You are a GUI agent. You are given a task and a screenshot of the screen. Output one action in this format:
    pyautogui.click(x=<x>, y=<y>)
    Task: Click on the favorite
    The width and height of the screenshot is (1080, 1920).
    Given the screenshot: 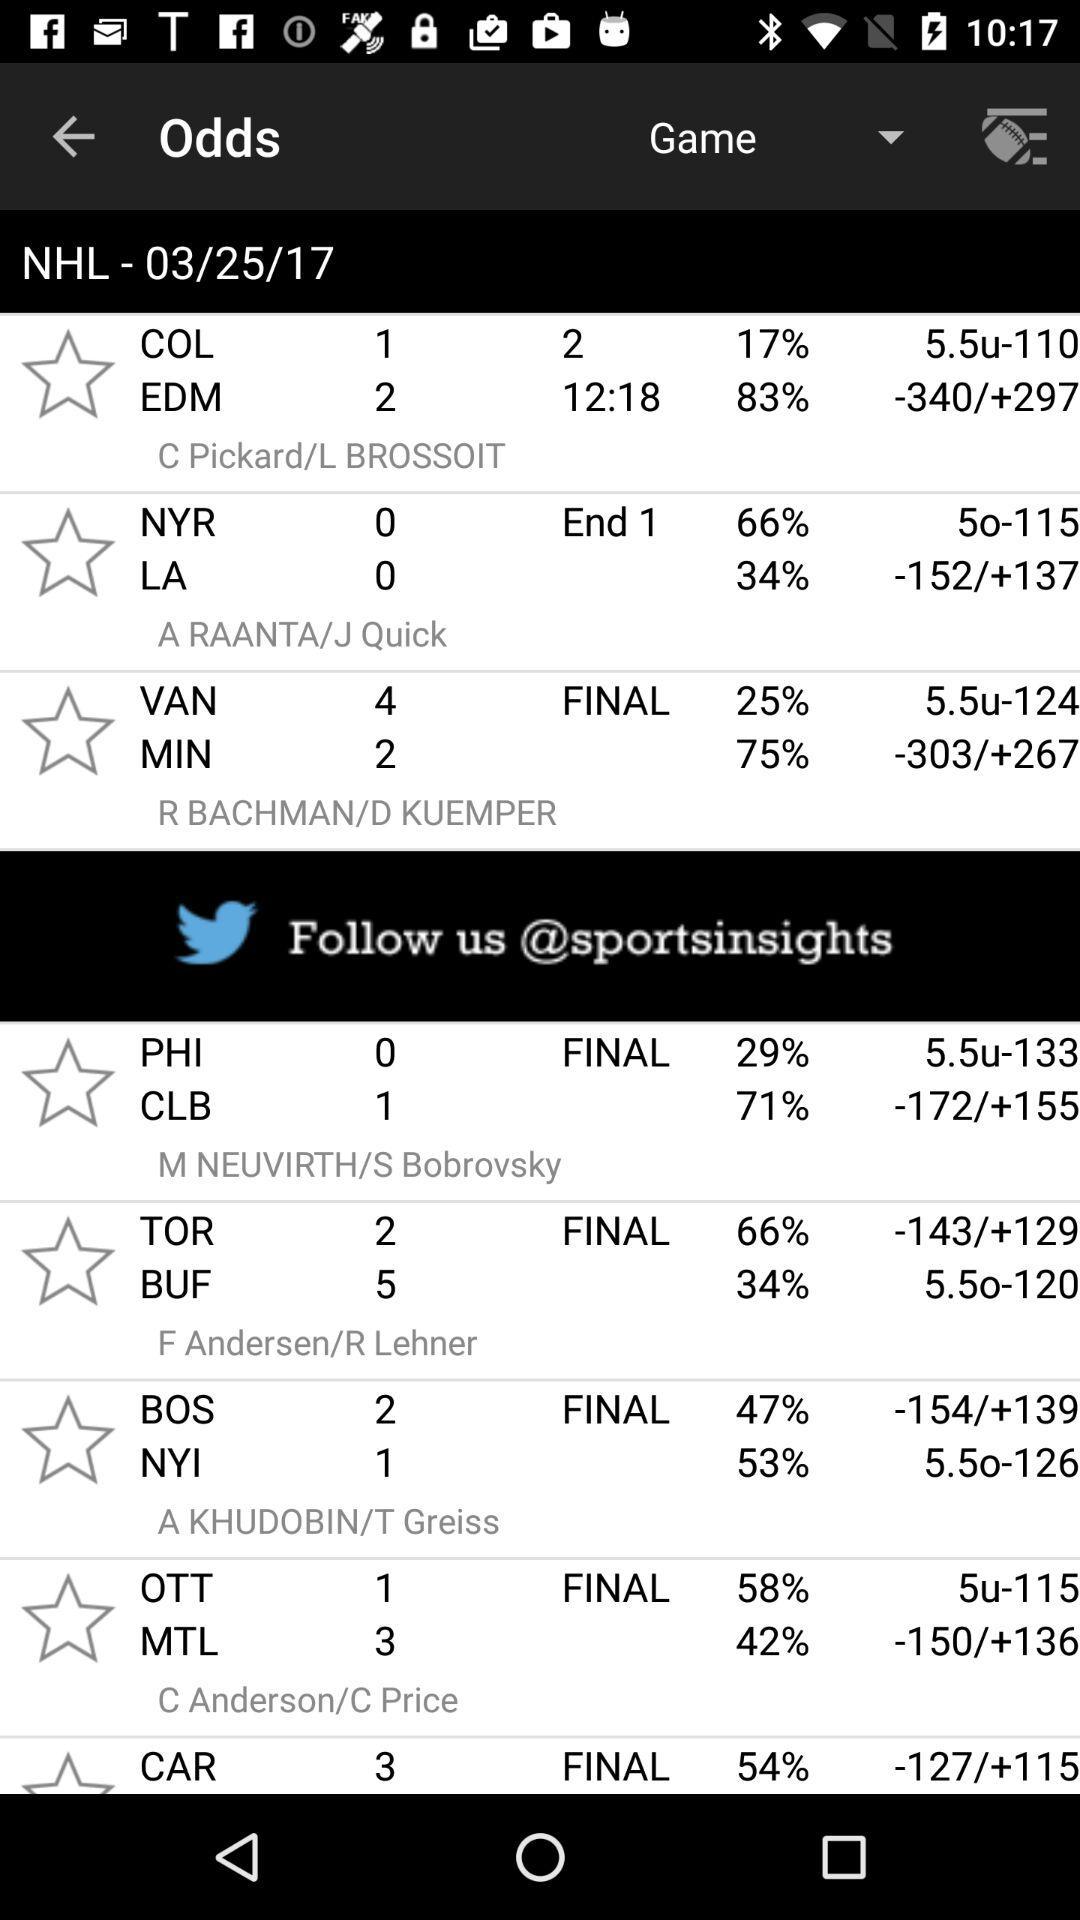 What is the action you would take?
    pyautogui.click(x=67, y=1259)
    